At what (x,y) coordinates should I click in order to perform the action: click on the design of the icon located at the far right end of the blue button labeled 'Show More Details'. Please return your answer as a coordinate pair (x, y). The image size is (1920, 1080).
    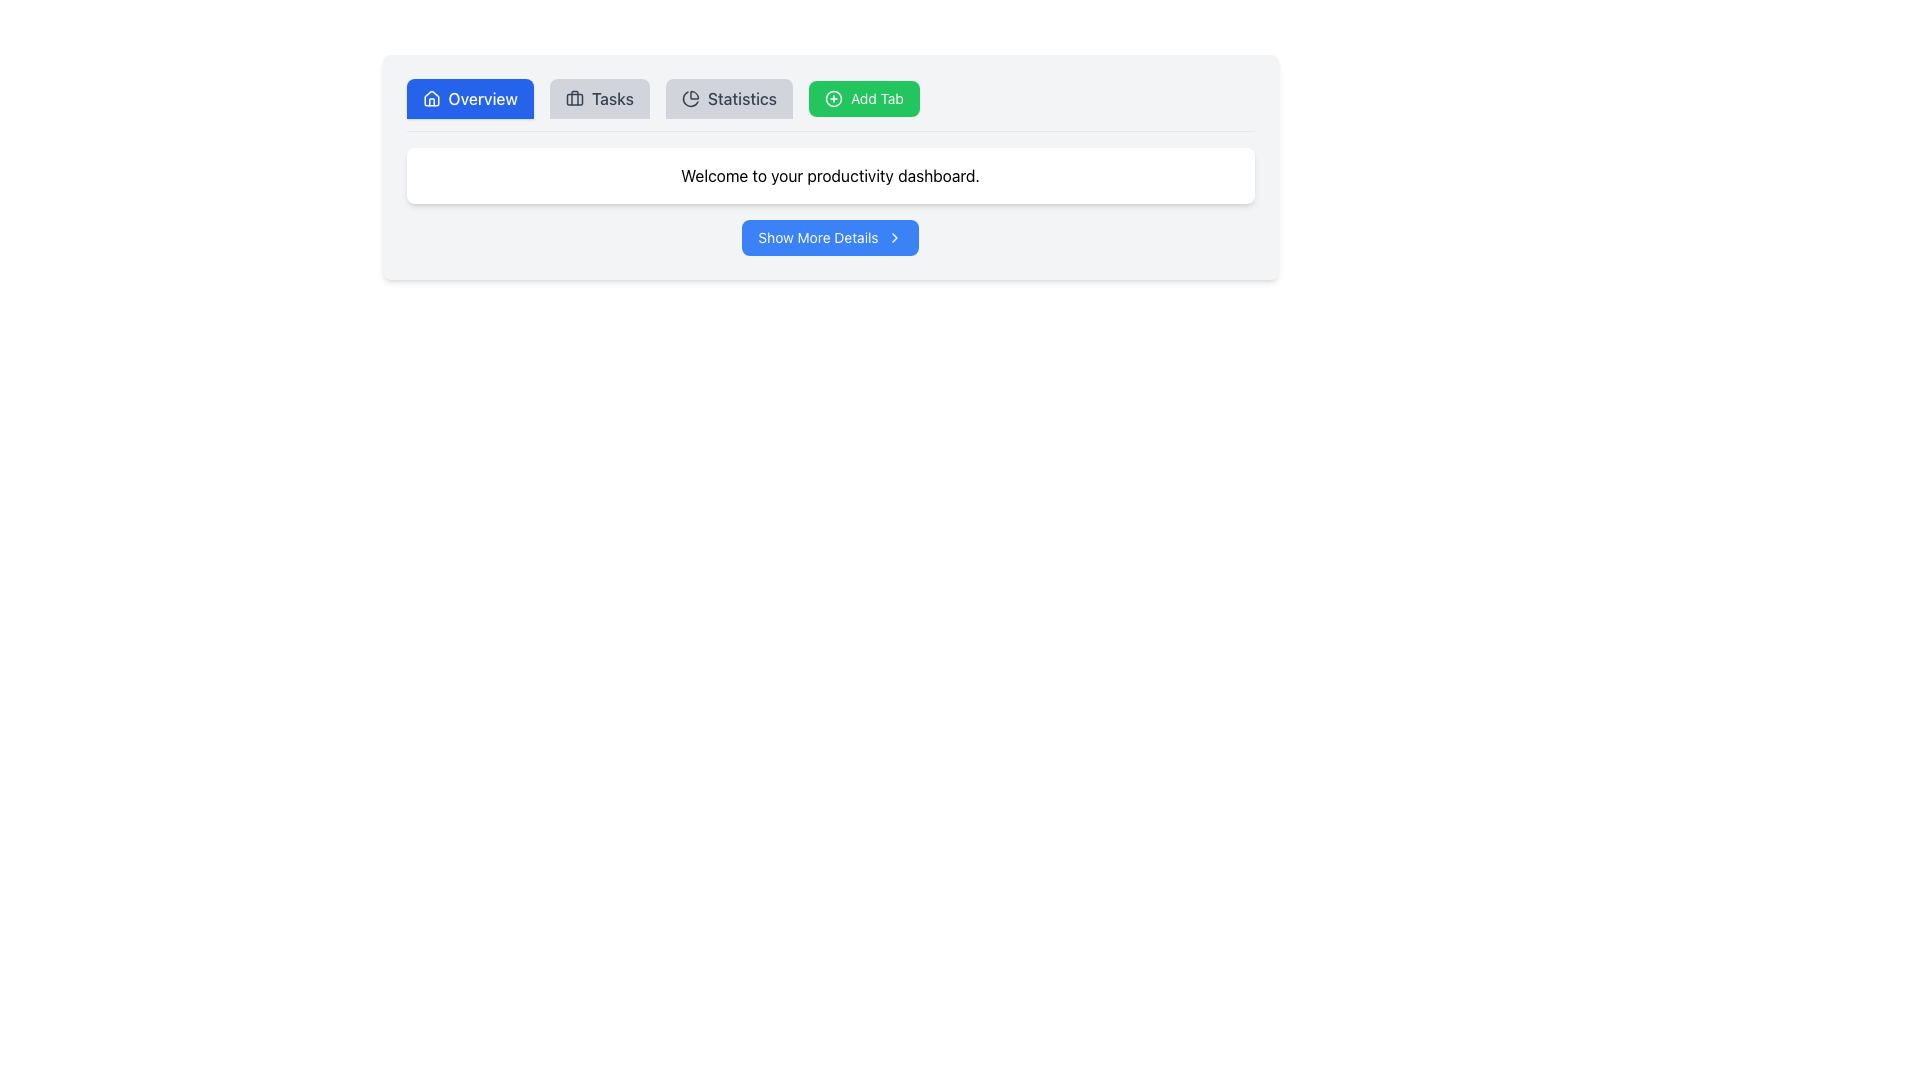
    Looking at the image, I should click on (893, 237).